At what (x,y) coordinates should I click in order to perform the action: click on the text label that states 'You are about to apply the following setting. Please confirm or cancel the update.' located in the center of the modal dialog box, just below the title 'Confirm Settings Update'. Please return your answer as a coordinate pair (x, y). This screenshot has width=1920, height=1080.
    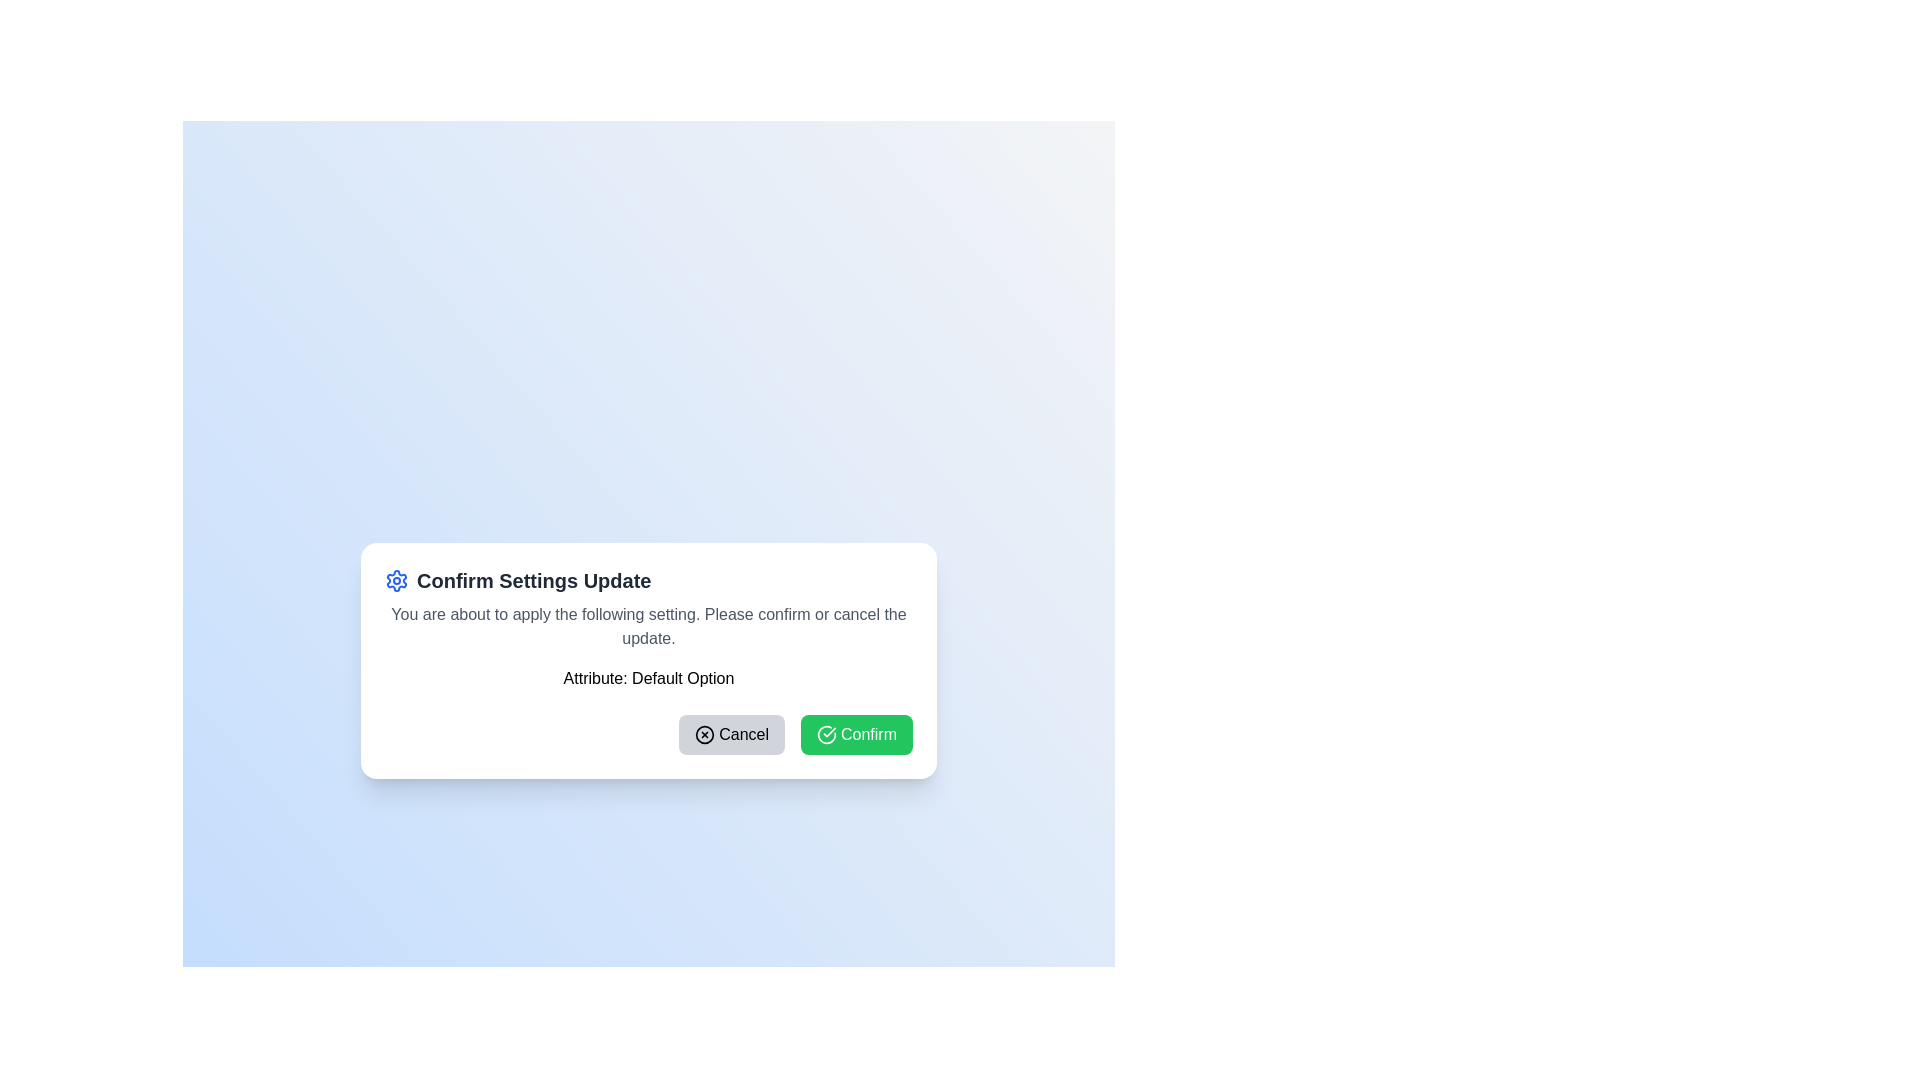
    Looking at the image, I should click on (648, 626).